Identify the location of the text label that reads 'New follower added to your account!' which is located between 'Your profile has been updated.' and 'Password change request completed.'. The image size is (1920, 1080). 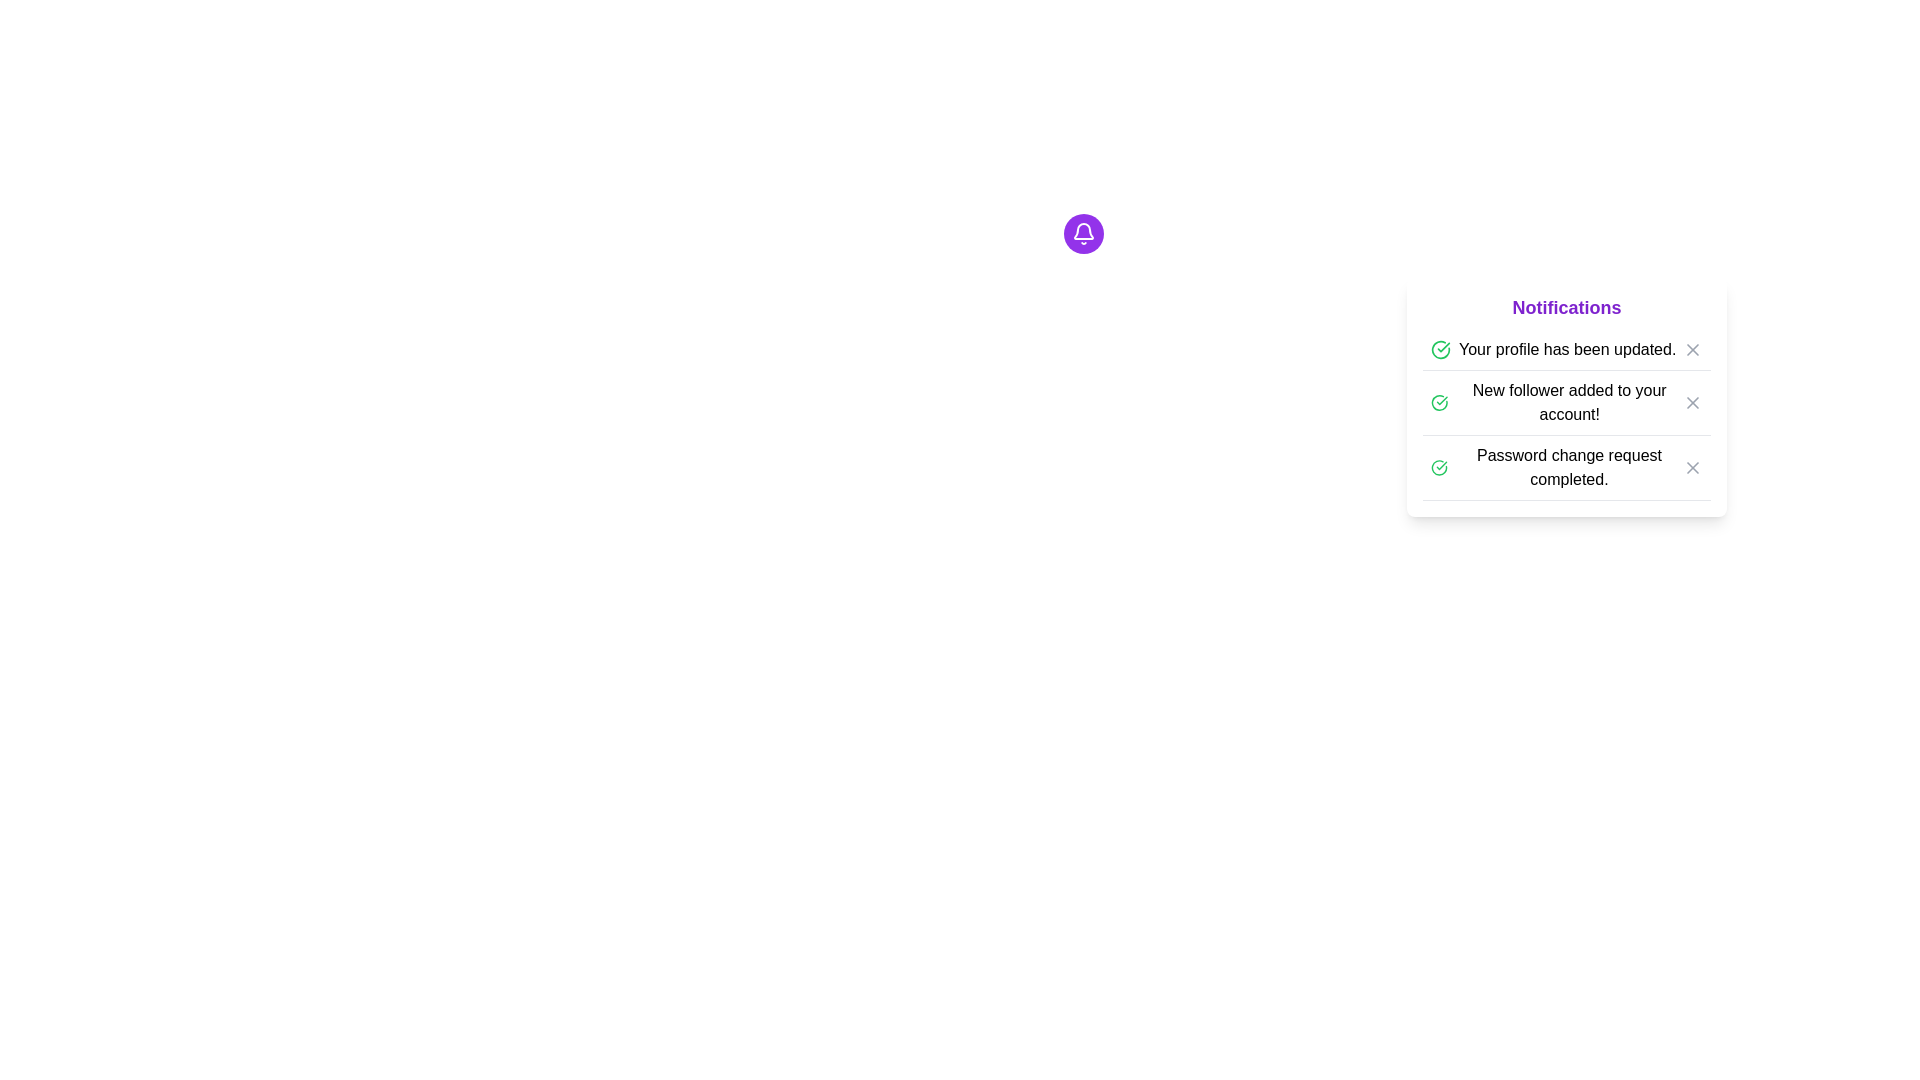
(1555, 402).